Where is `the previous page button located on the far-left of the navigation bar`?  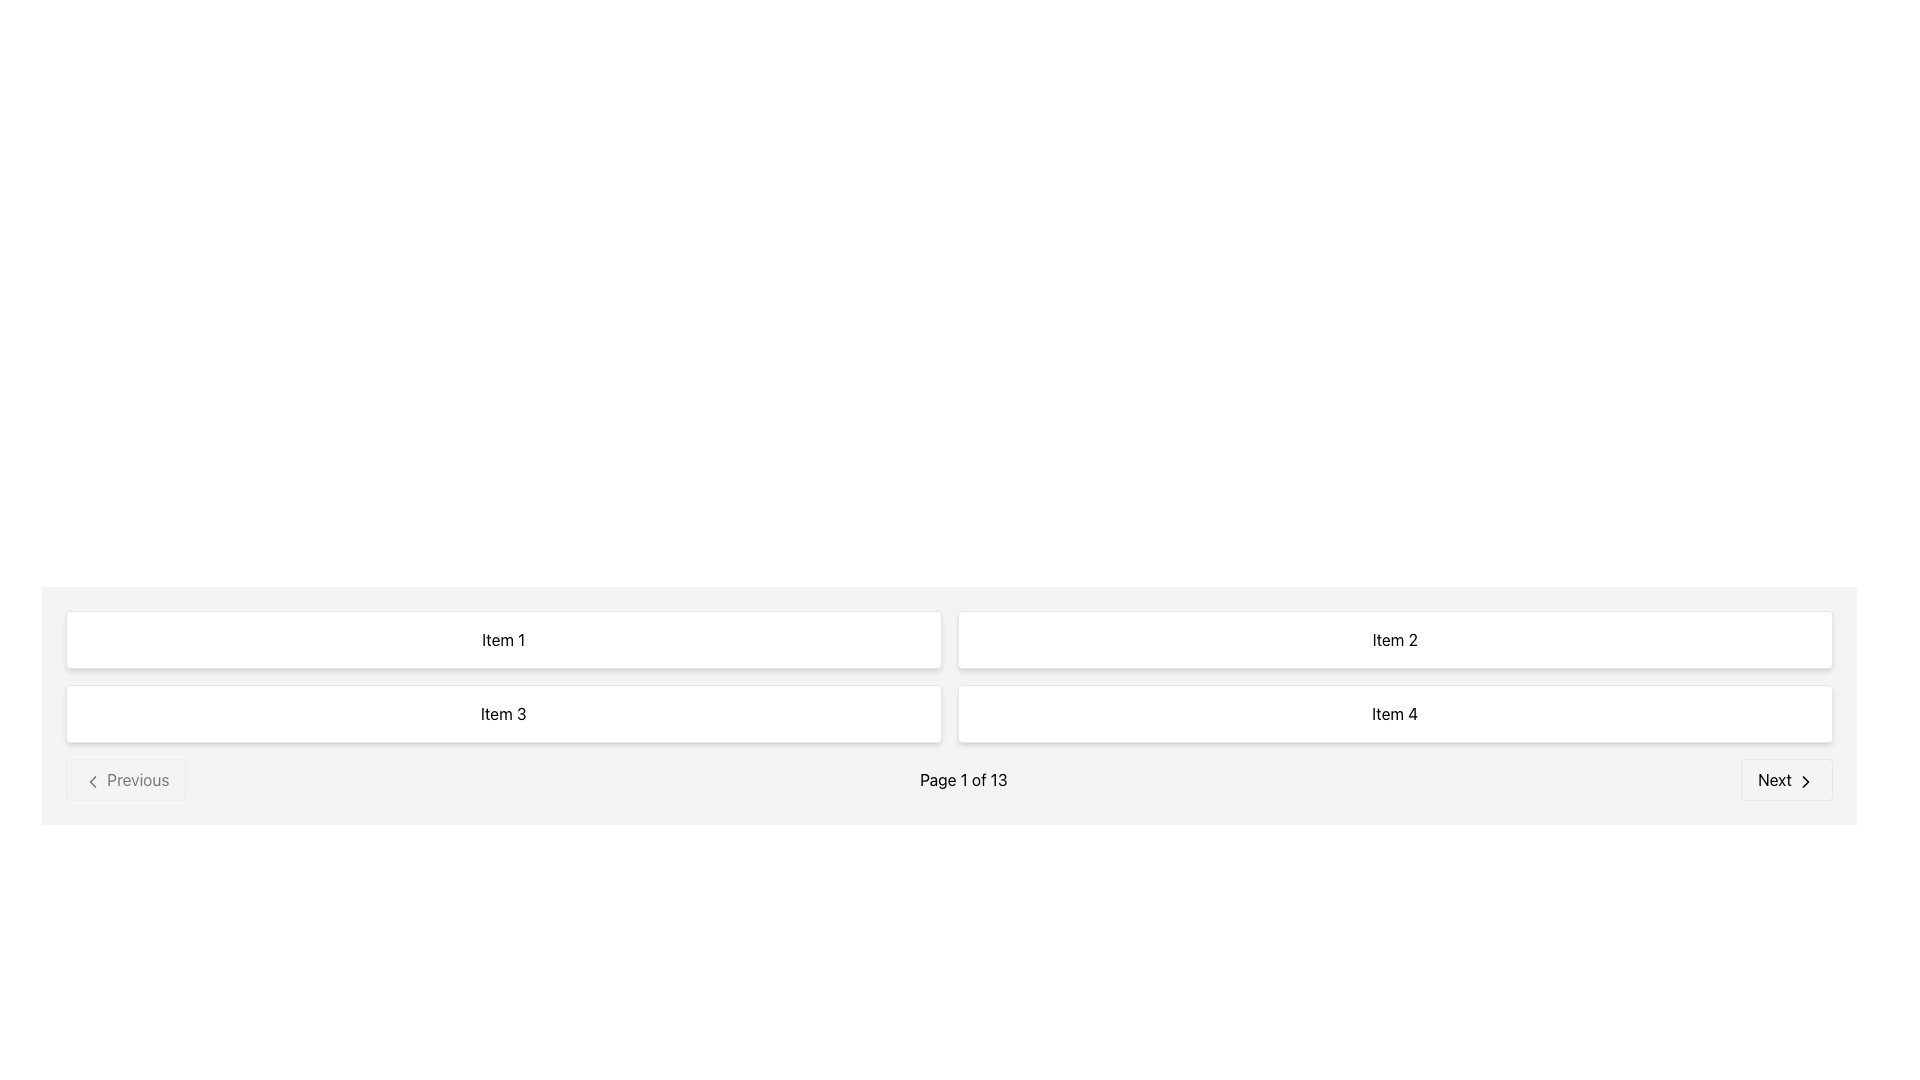
the previous page button located on the far-left of the navigation bar is located at coordinates (125, 778).